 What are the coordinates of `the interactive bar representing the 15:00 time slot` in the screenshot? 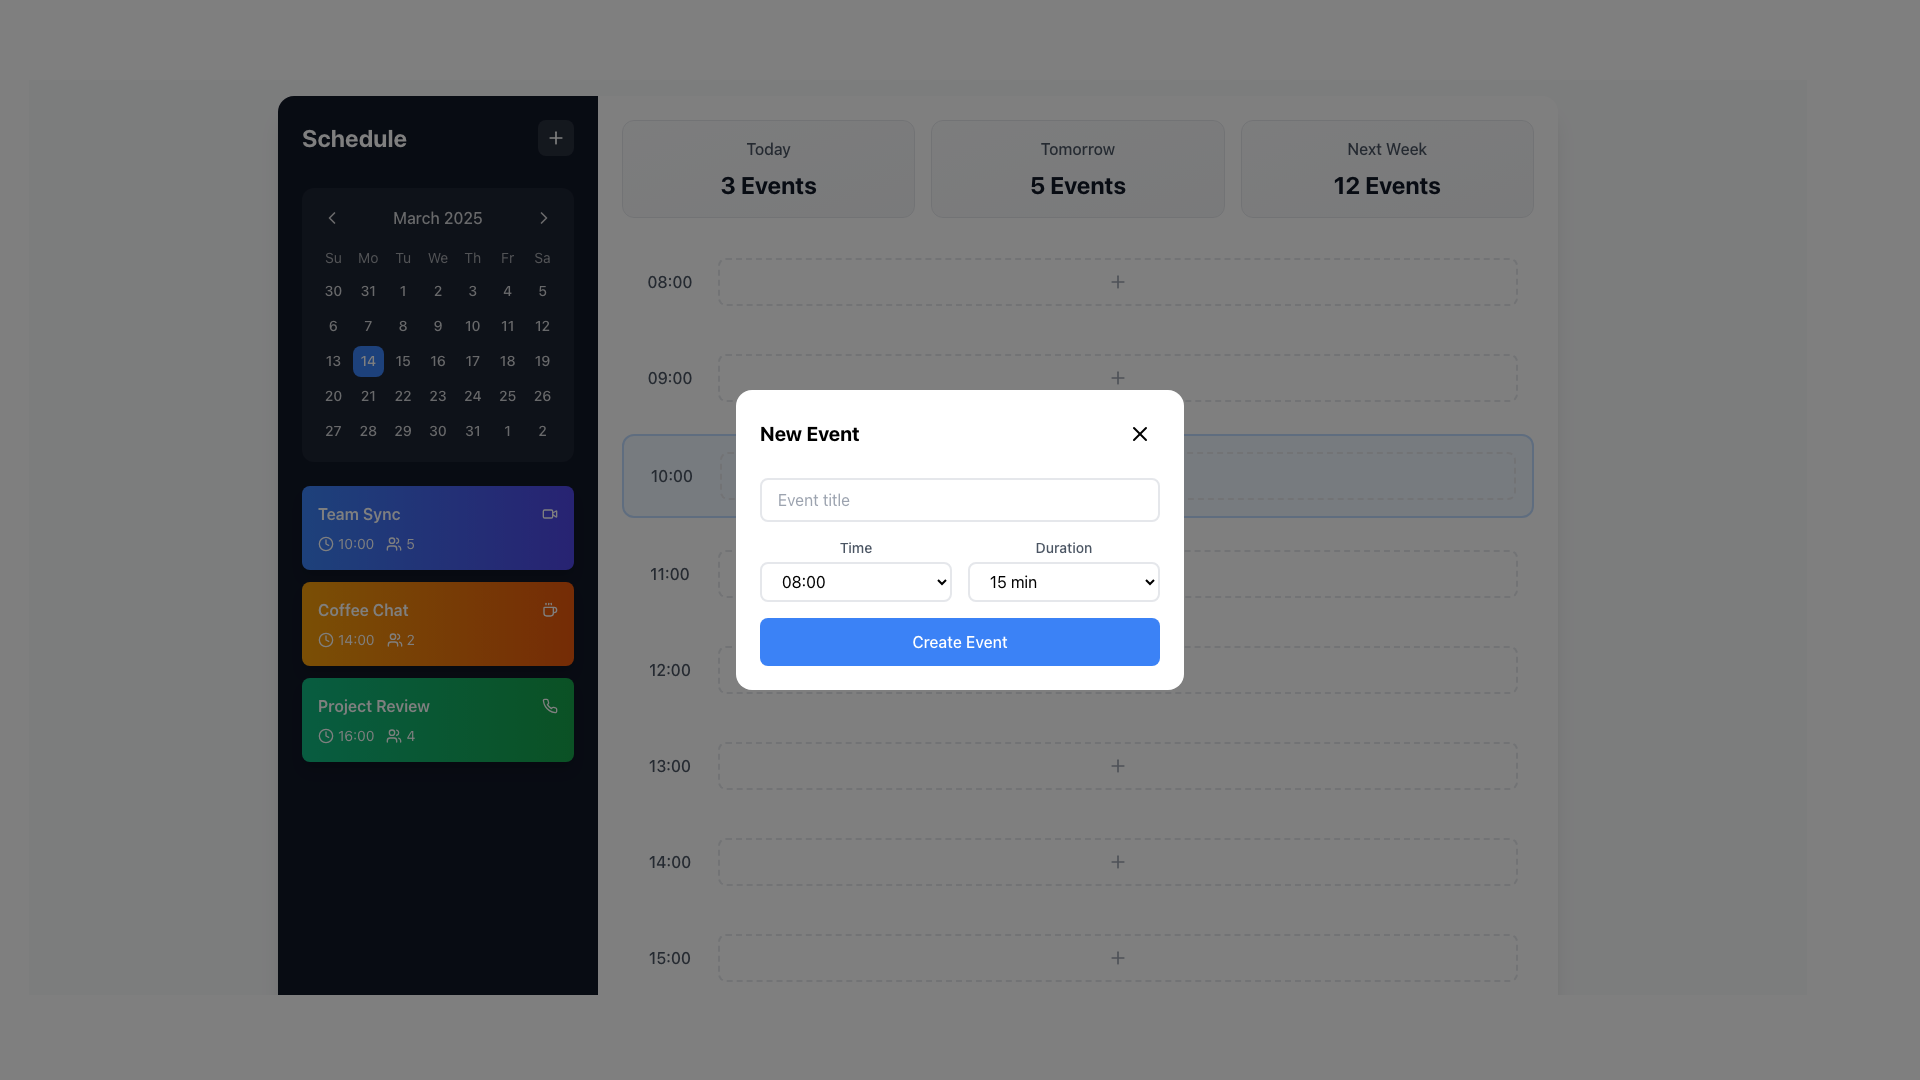 It's located at (1077, 956).